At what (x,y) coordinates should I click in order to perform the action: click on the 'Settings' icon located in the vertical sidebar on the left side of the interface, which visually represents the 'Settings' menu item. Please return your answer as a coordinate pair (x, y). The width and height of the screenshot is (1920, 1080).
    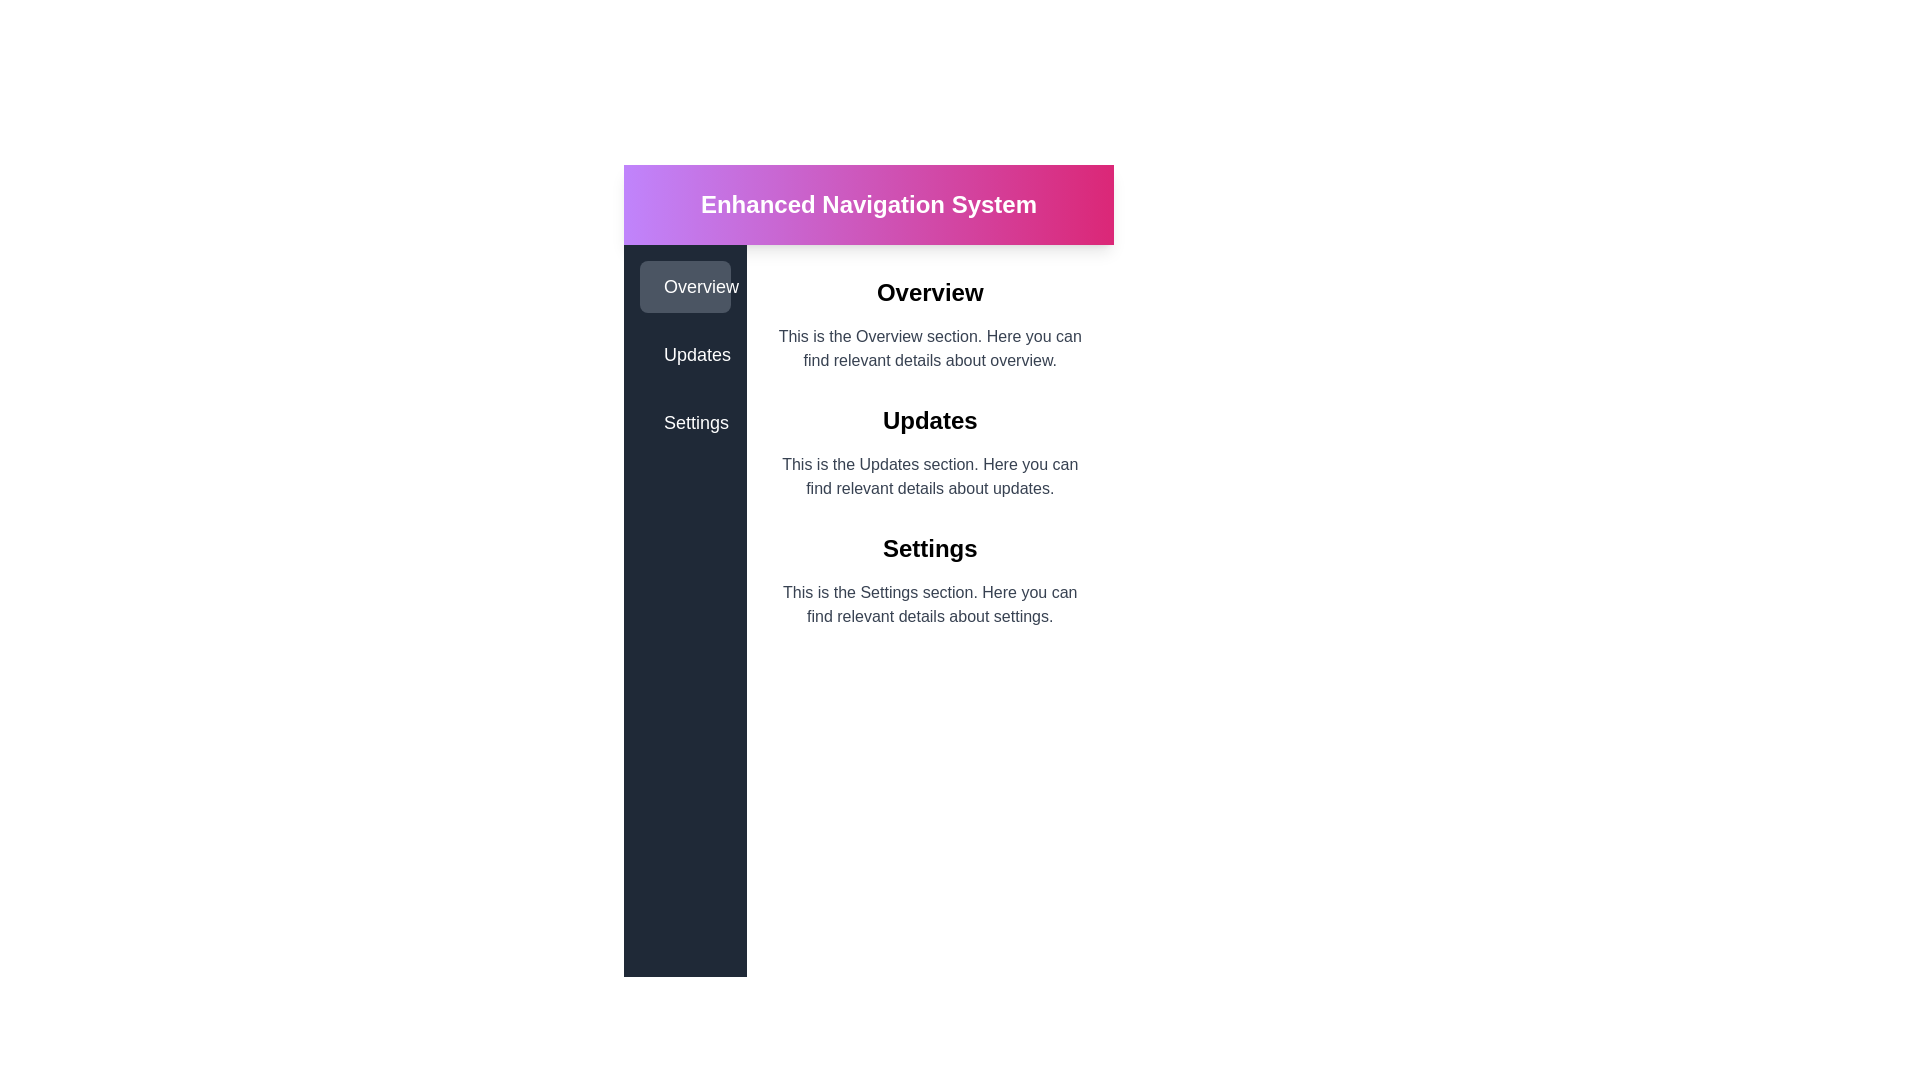
    Looking at the image, I should click on (663, 422).